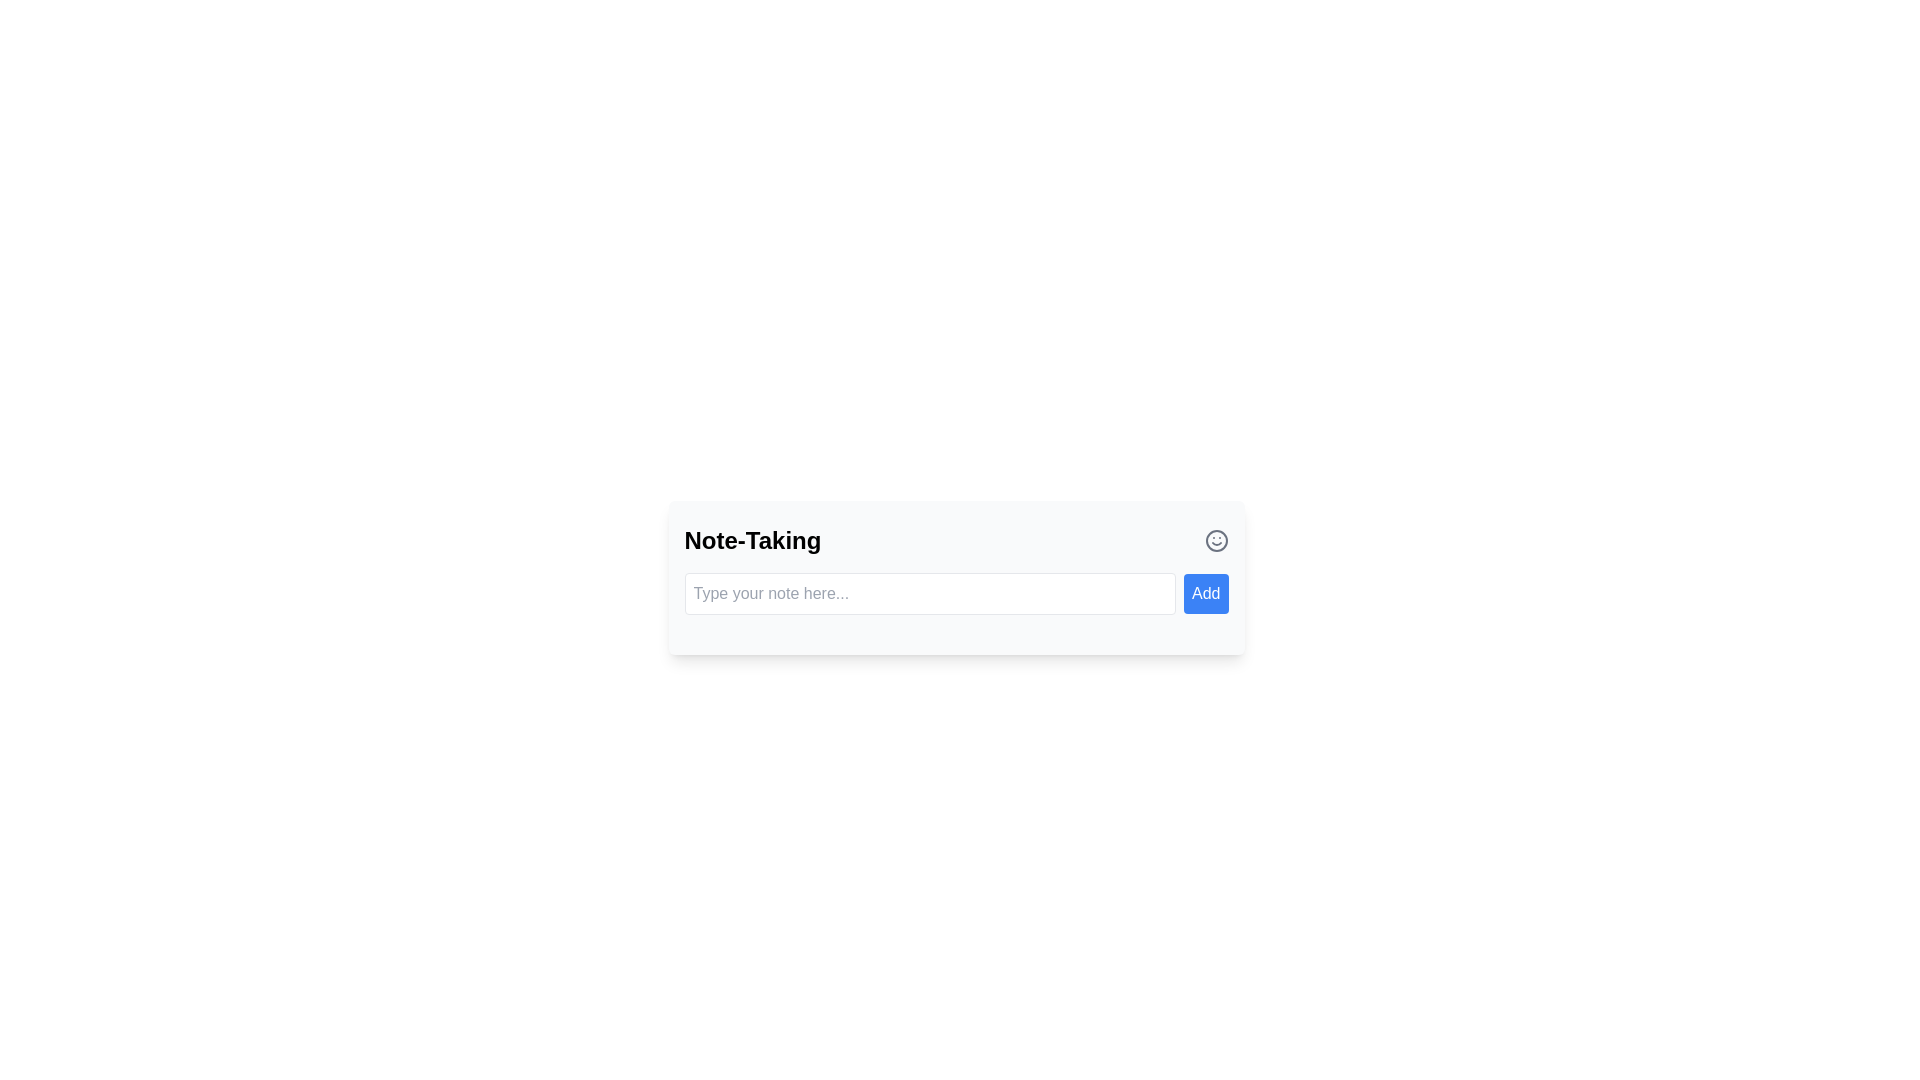 Image resolution: width=1920 pixels, height=1080 pixels. What do you see at coordinates (1205, 593) in the screenshot?
I see `the button positioned to the right of the text input field` at bounding box center [1205, 593].